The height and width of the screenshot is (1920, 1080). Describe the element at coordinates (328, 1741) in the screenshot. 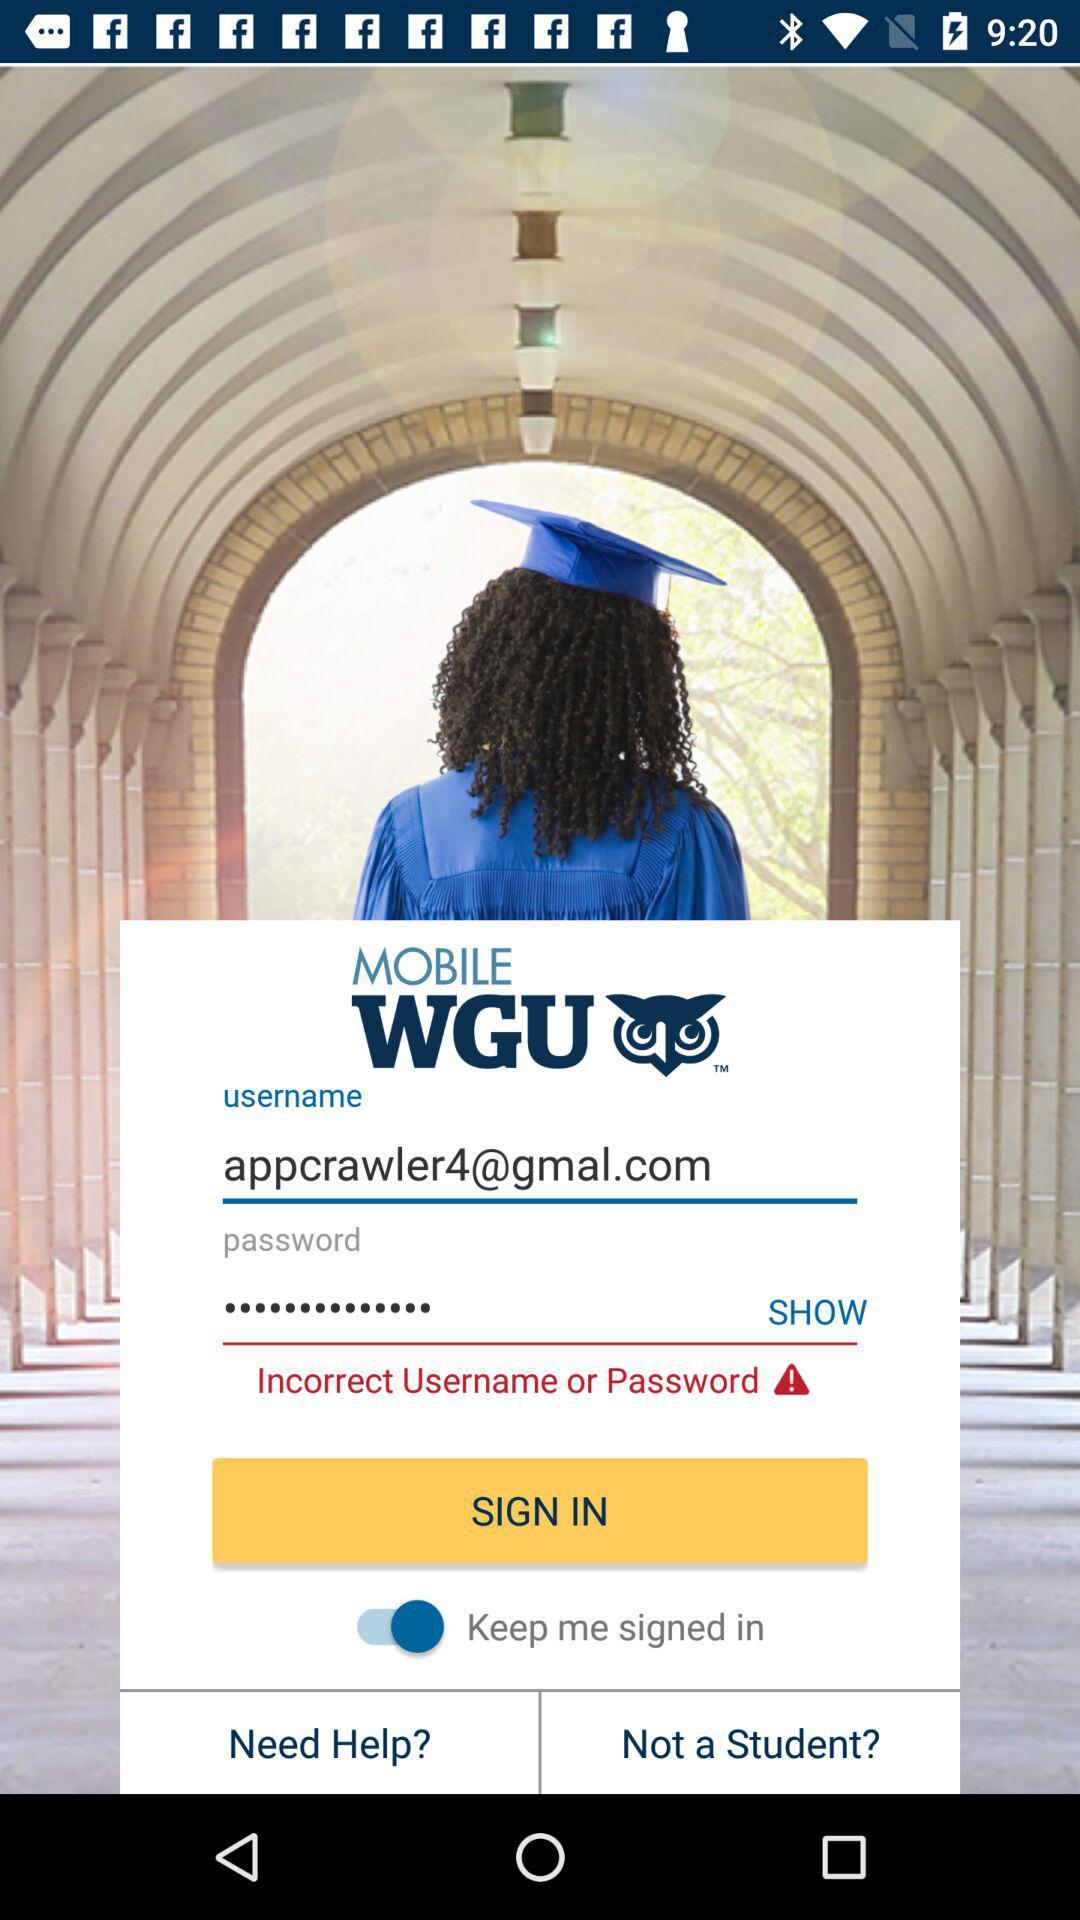

I see `the need help? item` at that location.